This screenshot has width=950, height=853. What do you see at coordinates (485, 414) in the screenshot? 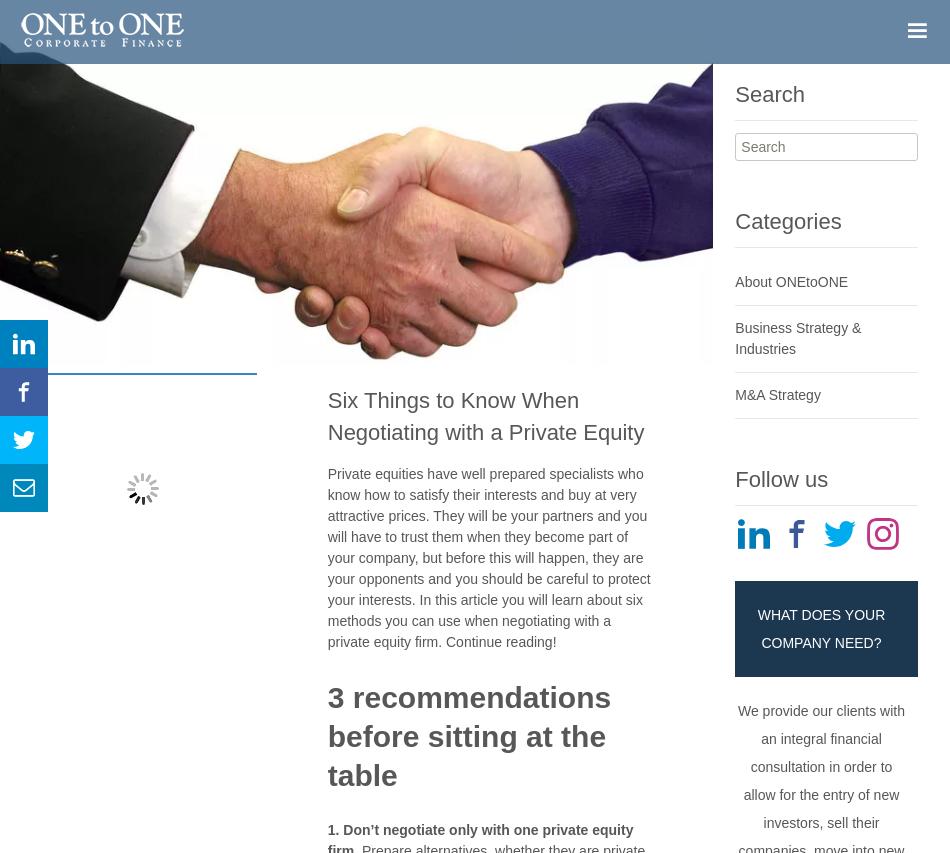
I see `'Six Things to Know When Negotiating with a Private Equity'` at bounding box center [485, 414].